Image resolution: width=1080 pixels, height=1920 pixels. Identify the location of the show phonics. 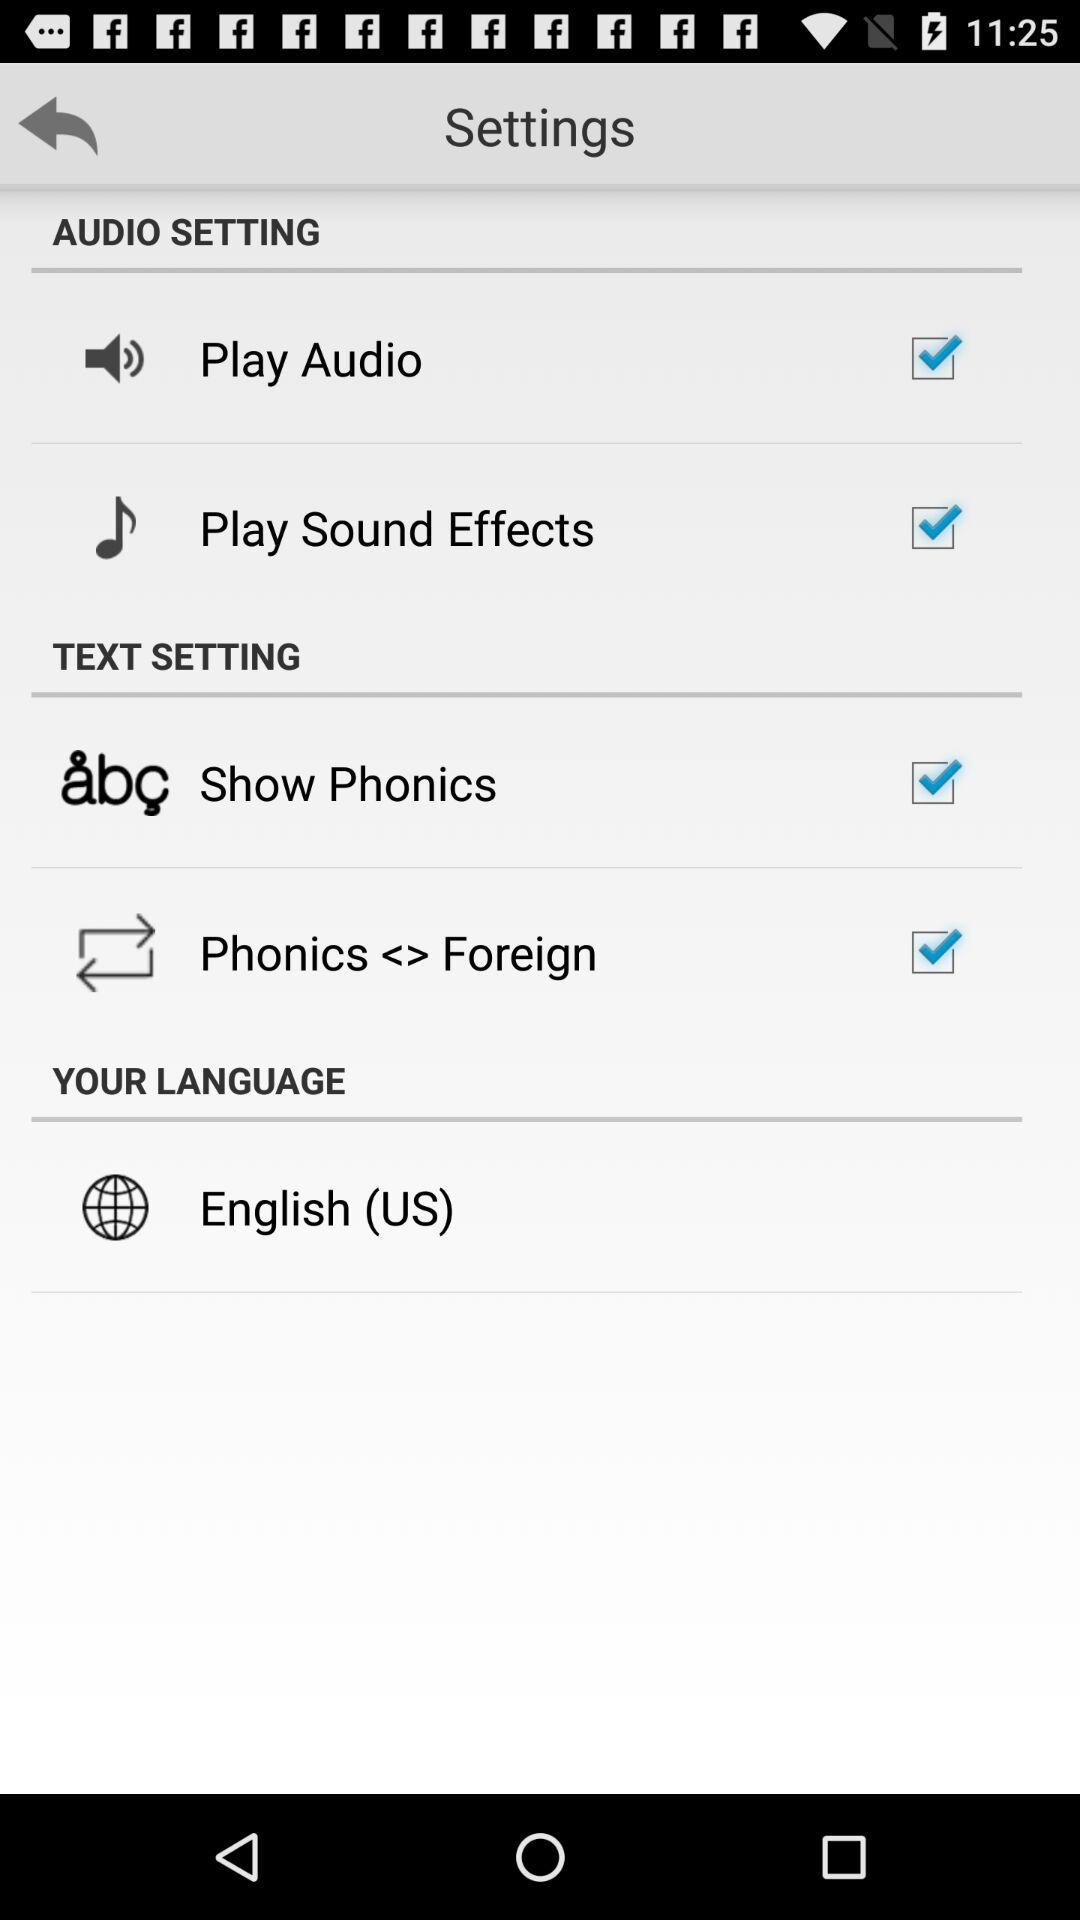
(347, 781).